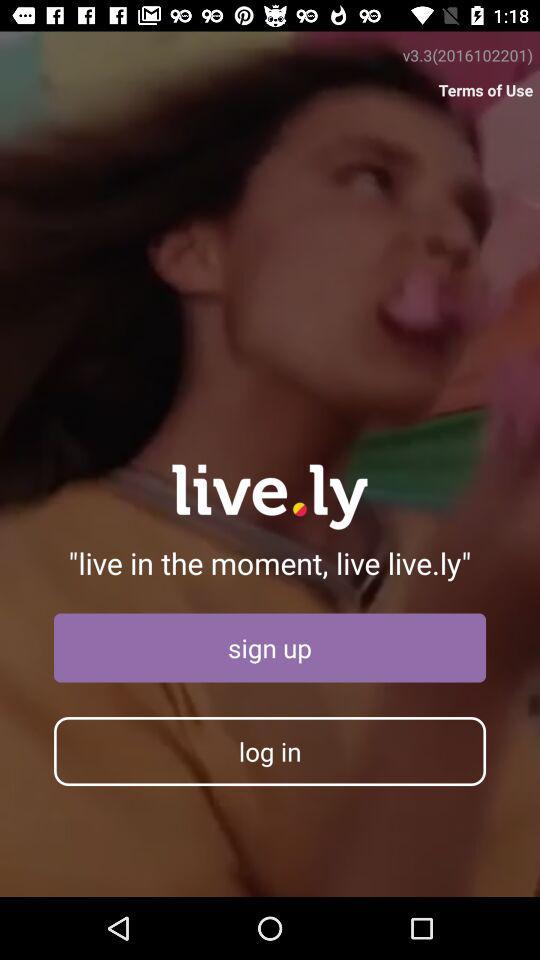 This screenshot has width=540, height=960. What do you see at coordinates (270, 647) in the screenshot?
I see `the sign up icon` at bounding box center [270, 647].